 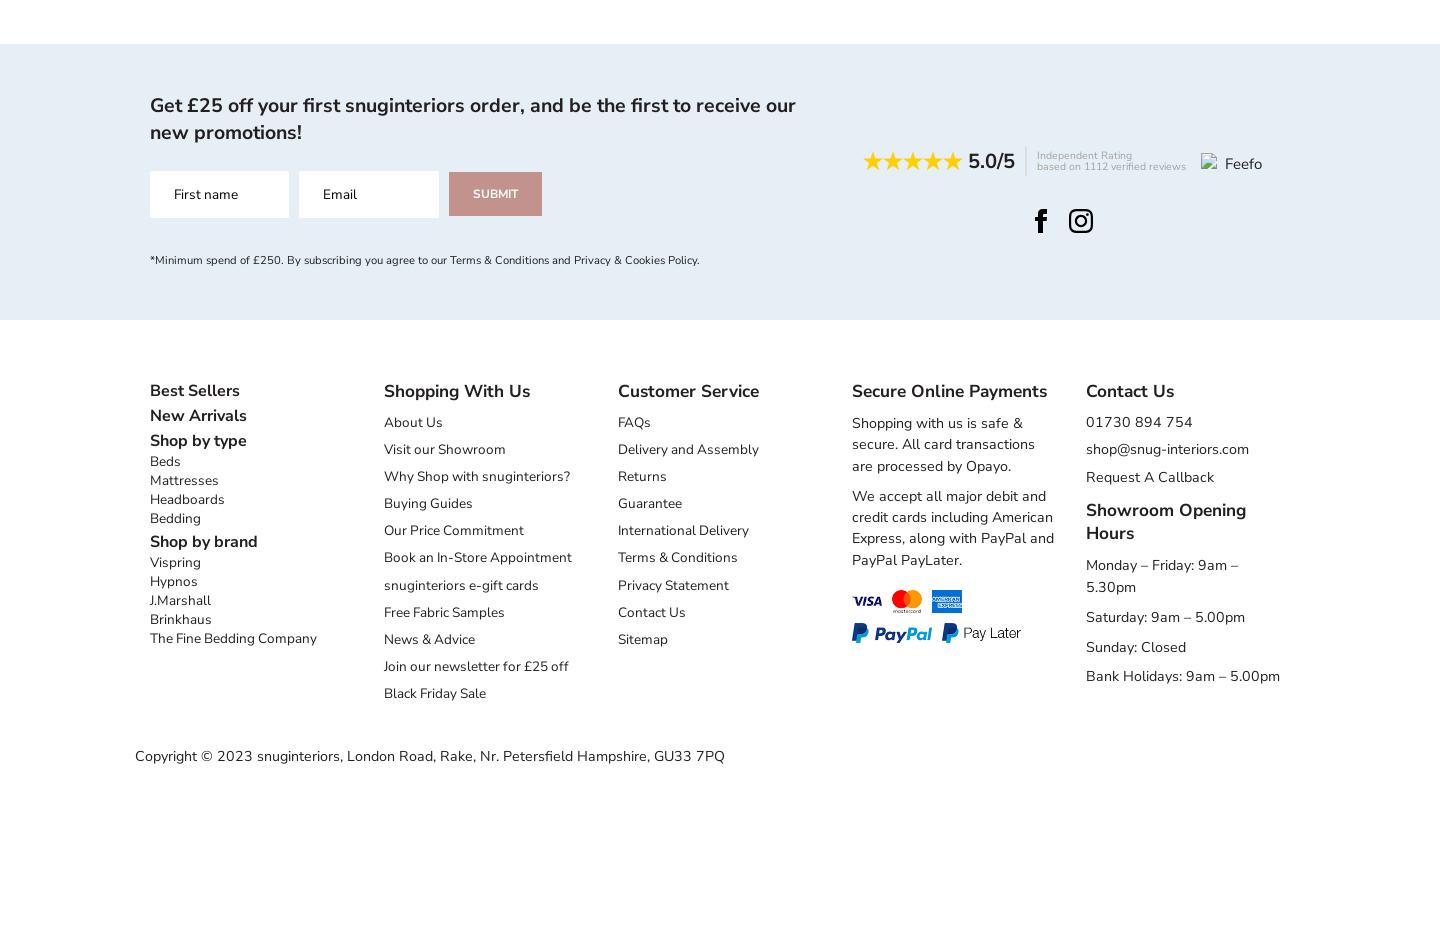 What do you see at coordinates (1085, 476) in the screenshot?
I see `'Request A Callback'` at bounding box center [1085, 476].